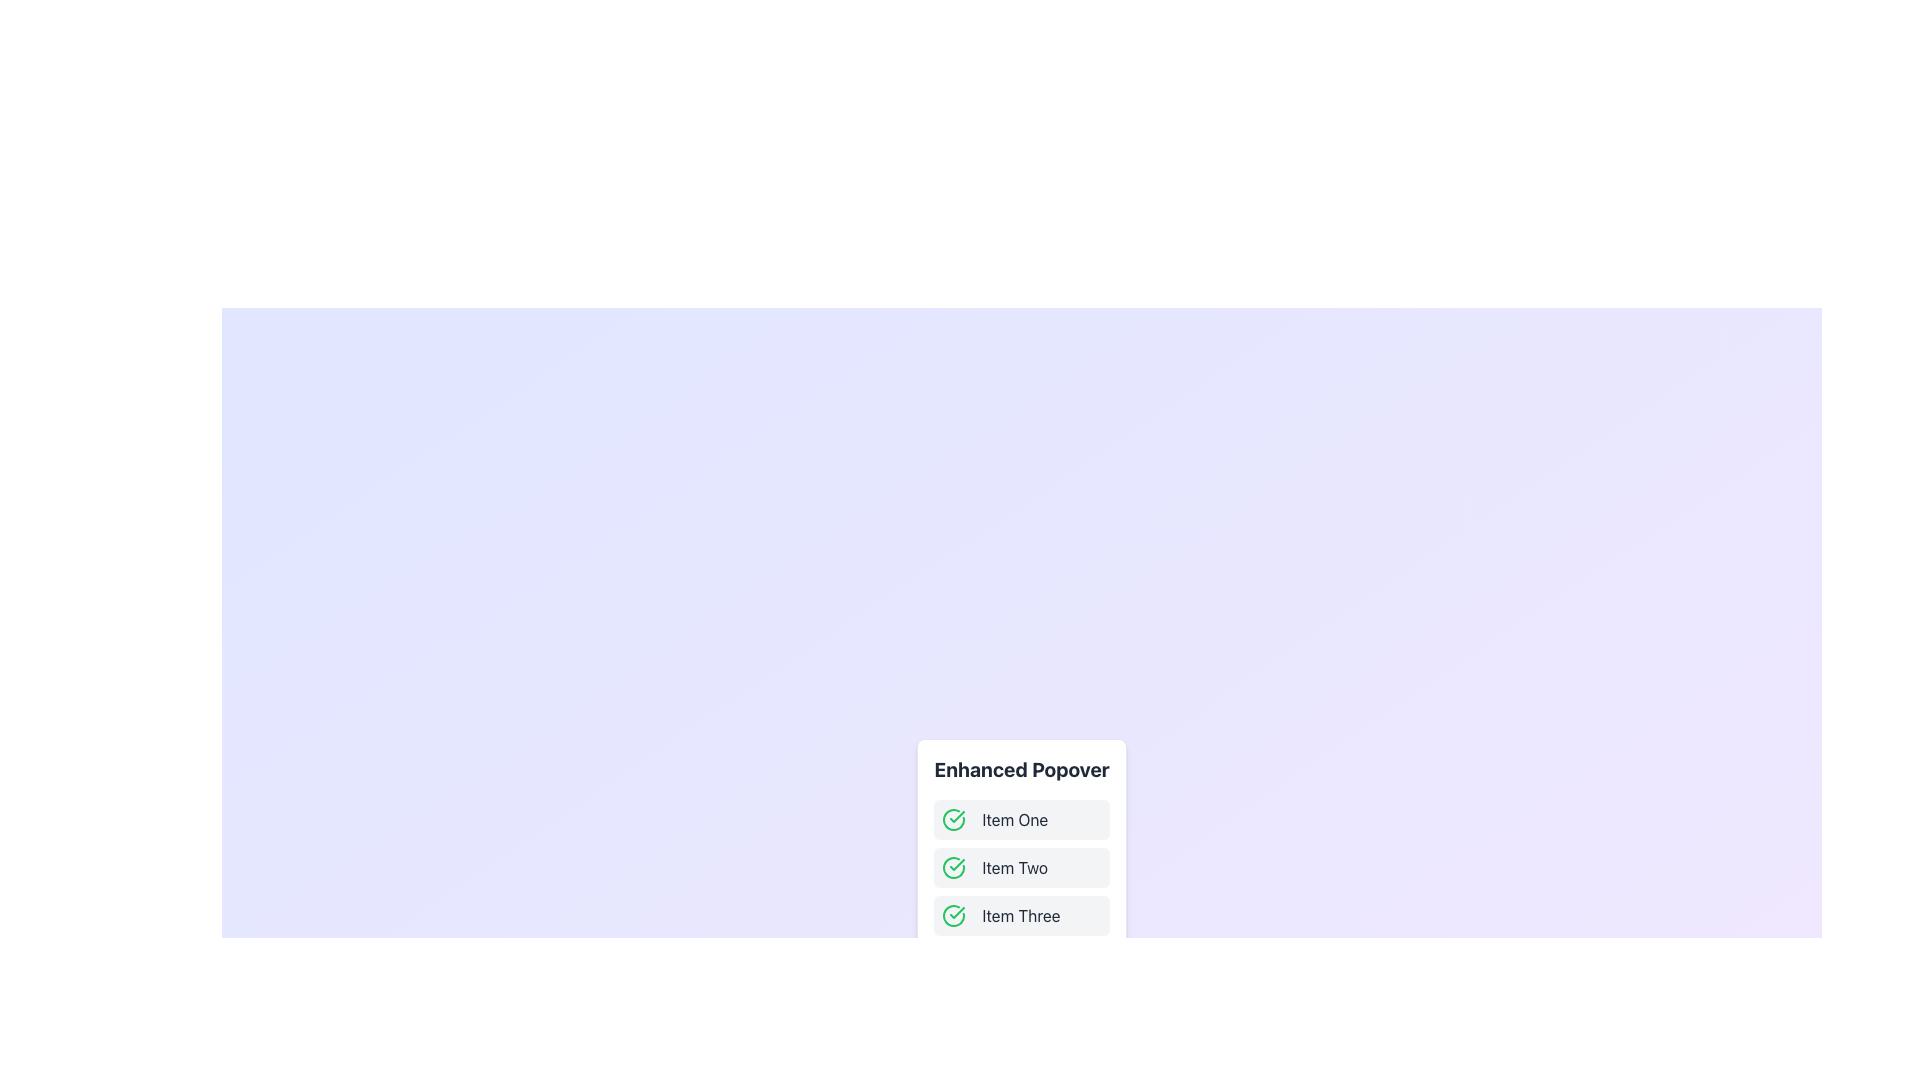 The image size is (1920, 1080). What do you see at coordinates (1022, 870) in the screenshot?
I see `the information of the labeled list item 'Item Two' with a green checkmark icon, located within the 'Enhanced Popover' interface` at bounding box center [1022, 870].